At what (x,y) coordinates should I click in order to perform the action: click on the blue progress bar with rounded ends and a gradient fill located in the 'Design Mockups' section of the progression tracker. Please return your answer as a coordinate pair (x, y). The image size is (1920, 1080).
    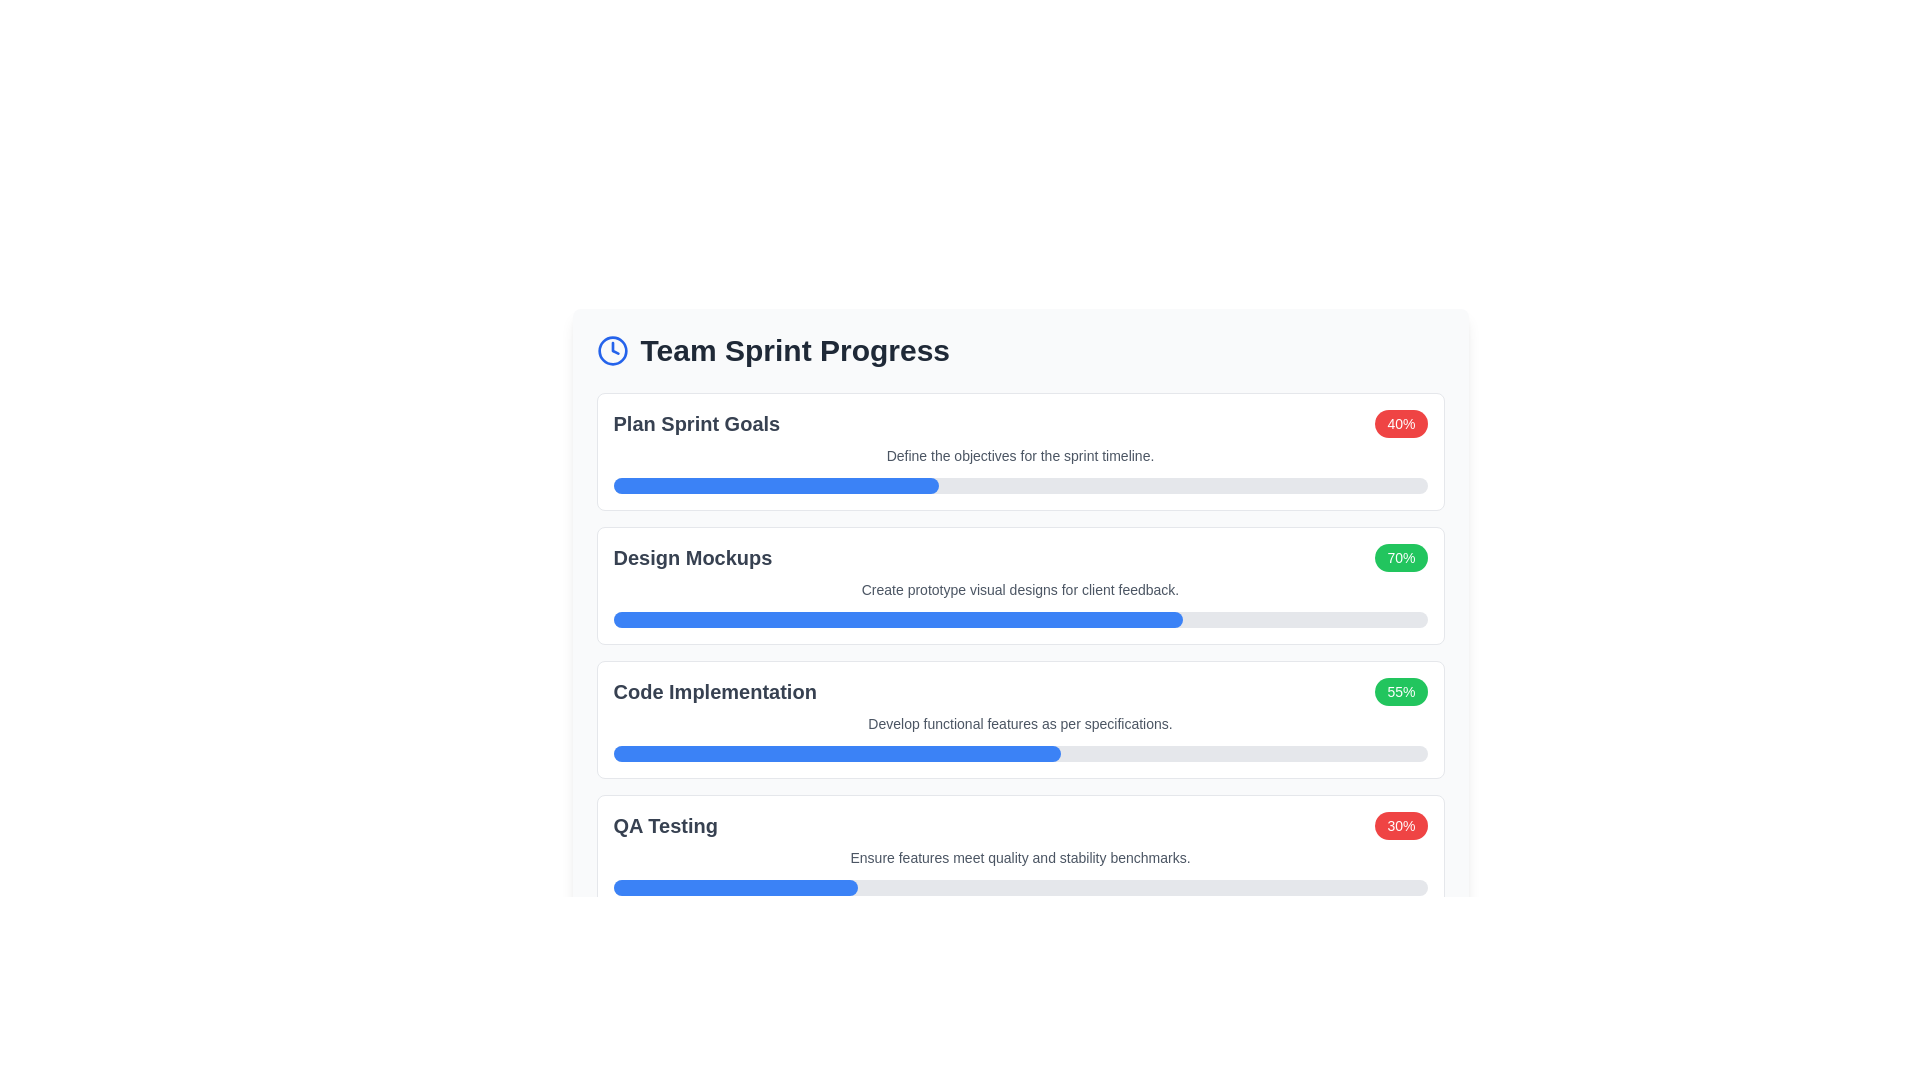
    Looking at the image, I should click on (897, 619).